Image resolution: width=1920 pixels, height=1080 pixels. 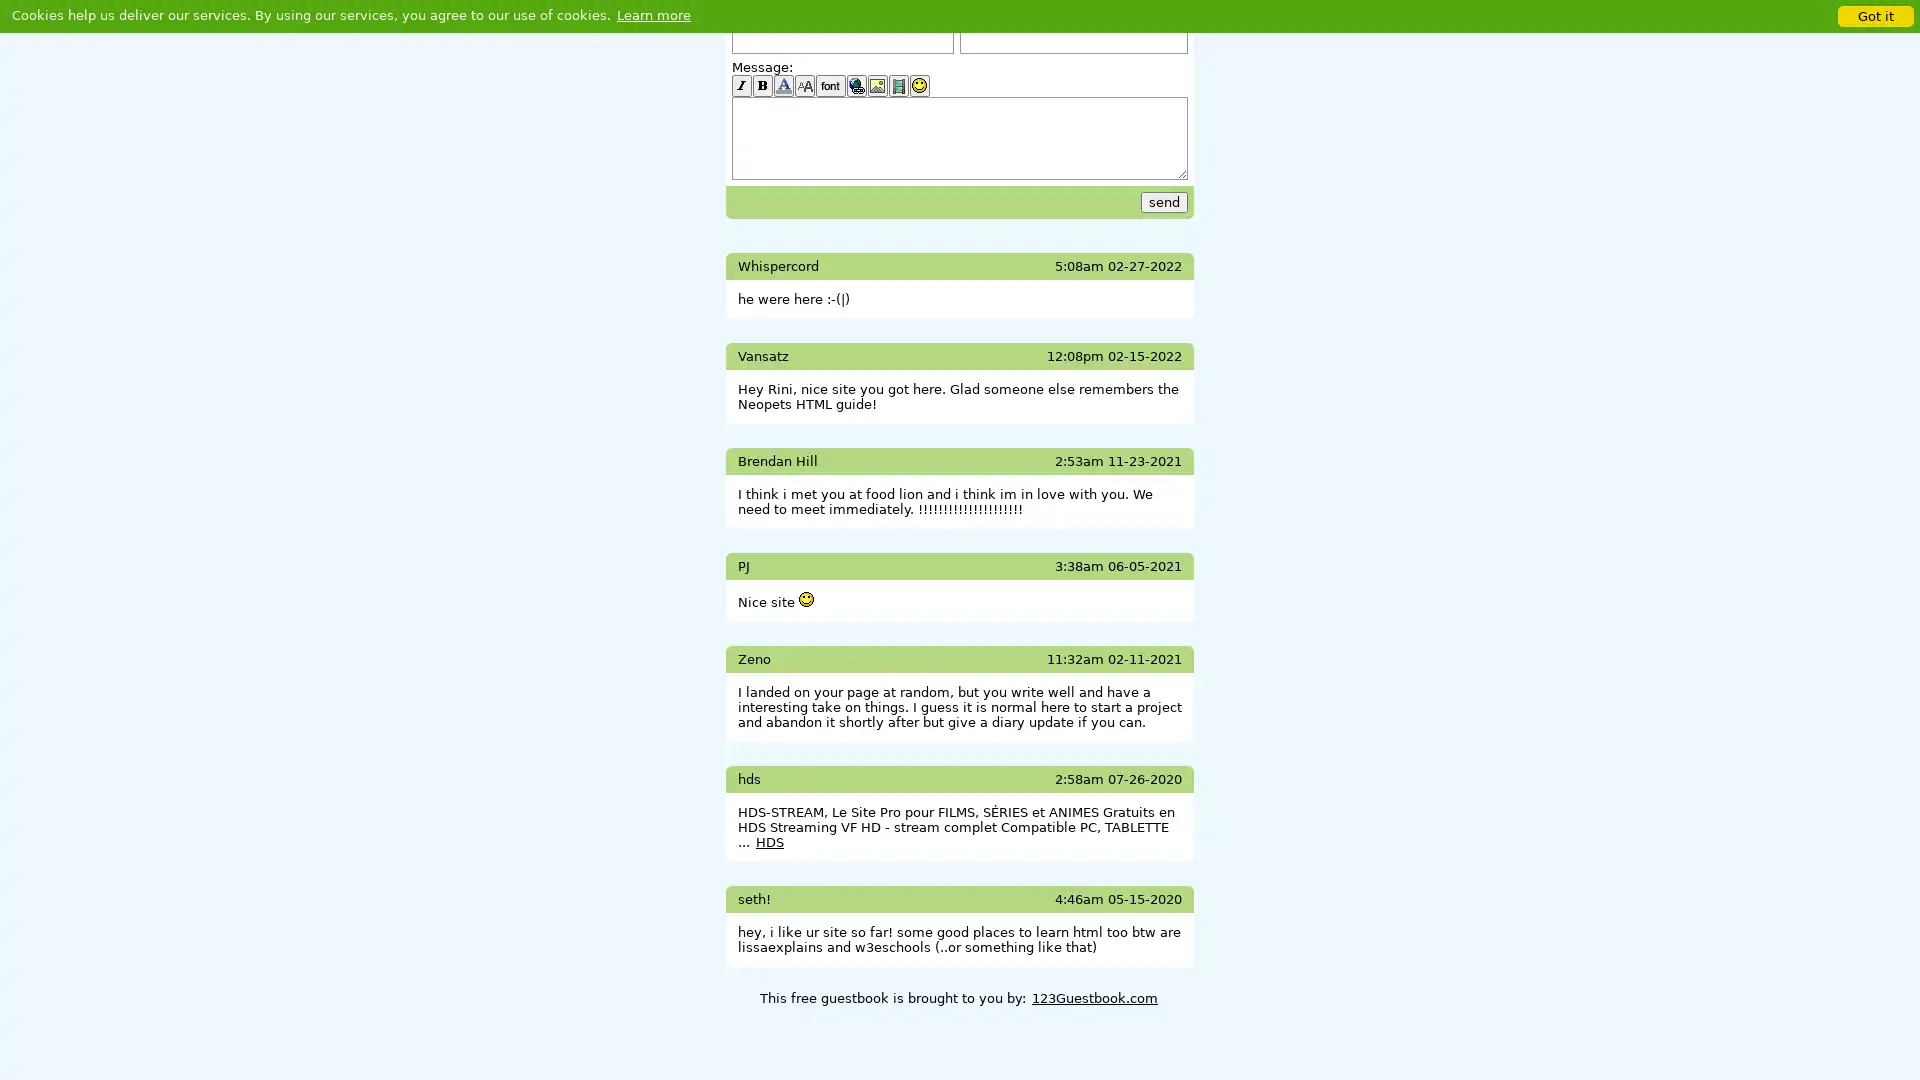 What do you see at coordinates (1164, 202) in the screenshot?
I see `send` at bounding box center [1164, 202].